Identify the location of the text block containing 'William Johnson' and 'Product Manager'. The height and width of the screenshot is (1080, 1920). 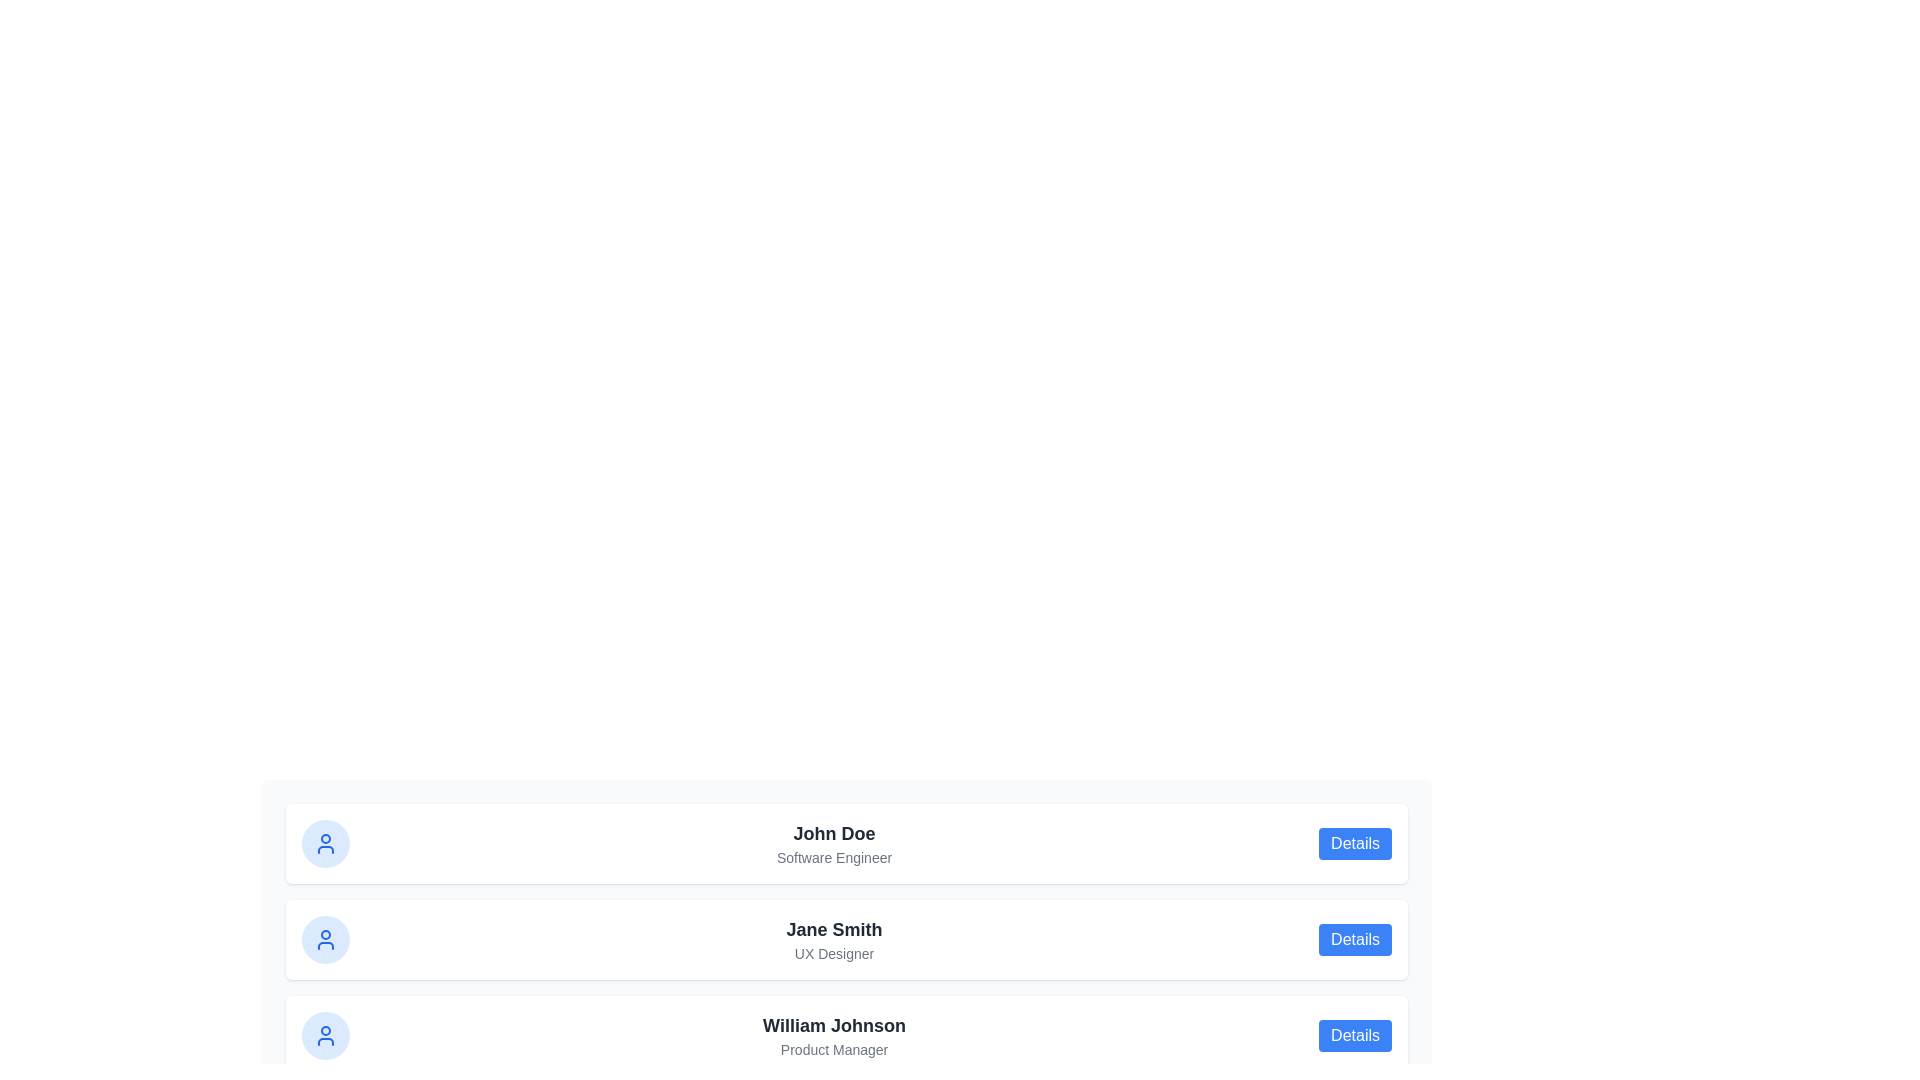
(834, 1035).